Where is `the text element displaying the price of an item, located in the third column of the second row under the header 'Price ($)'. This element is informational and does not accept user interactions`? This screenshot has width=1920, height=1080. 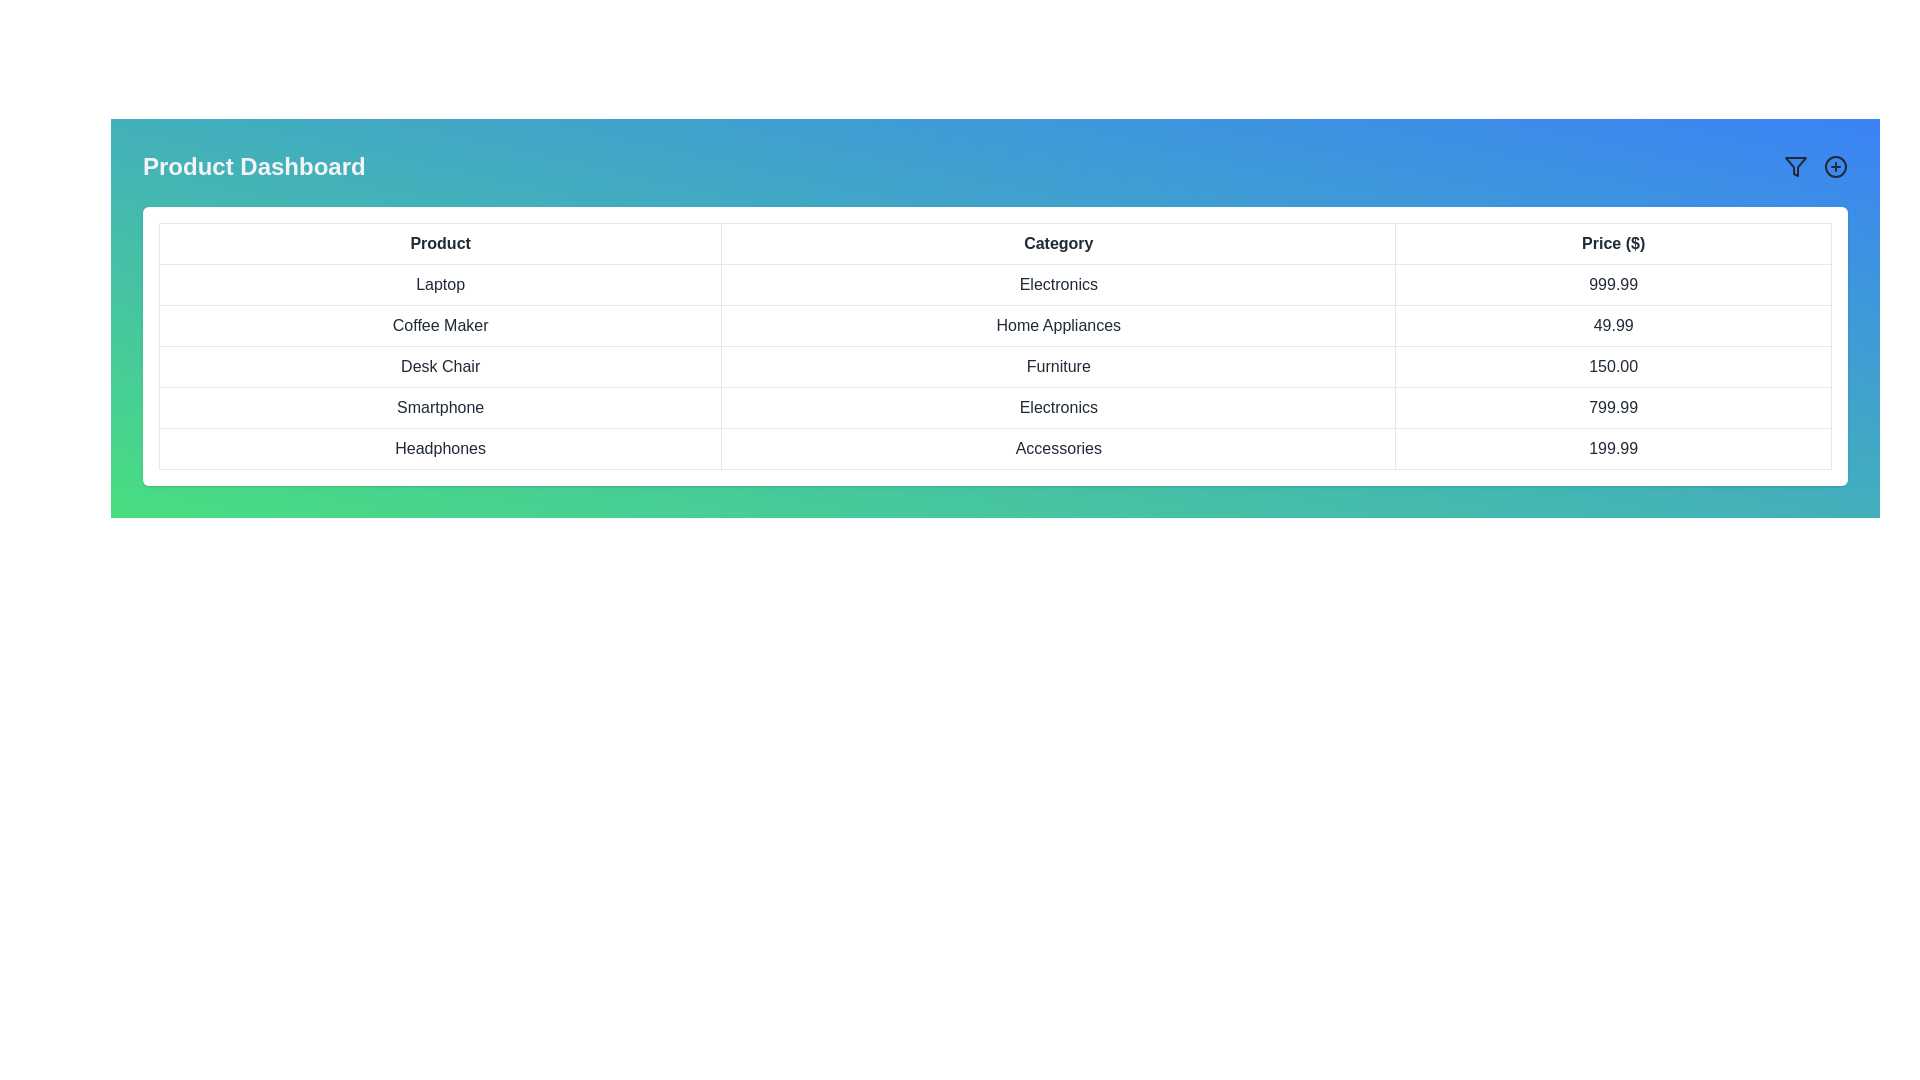 the text element displaying the price of an item, located in the third column of the second row under the header 'Price ($)'. This element is informational and does not accept user interactions is located at coordinates (1613, 325).